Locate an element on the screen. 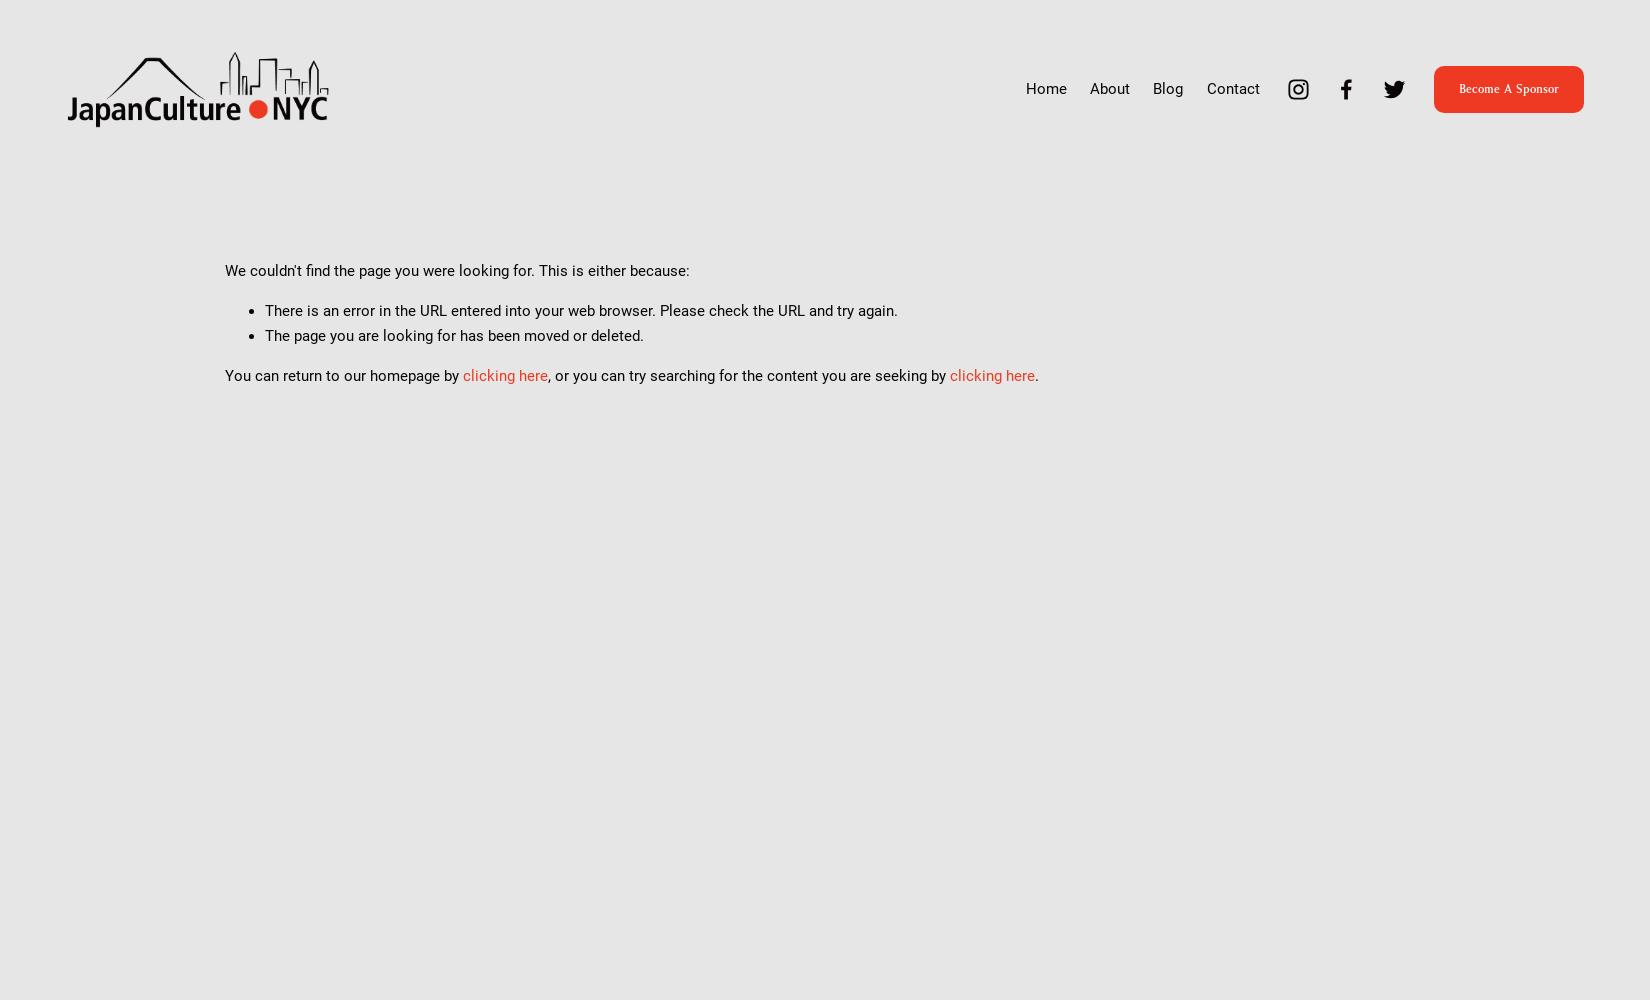 This screenshot has height=1000, width=1650. 'Contact' is located at coordinates (1205, 88).